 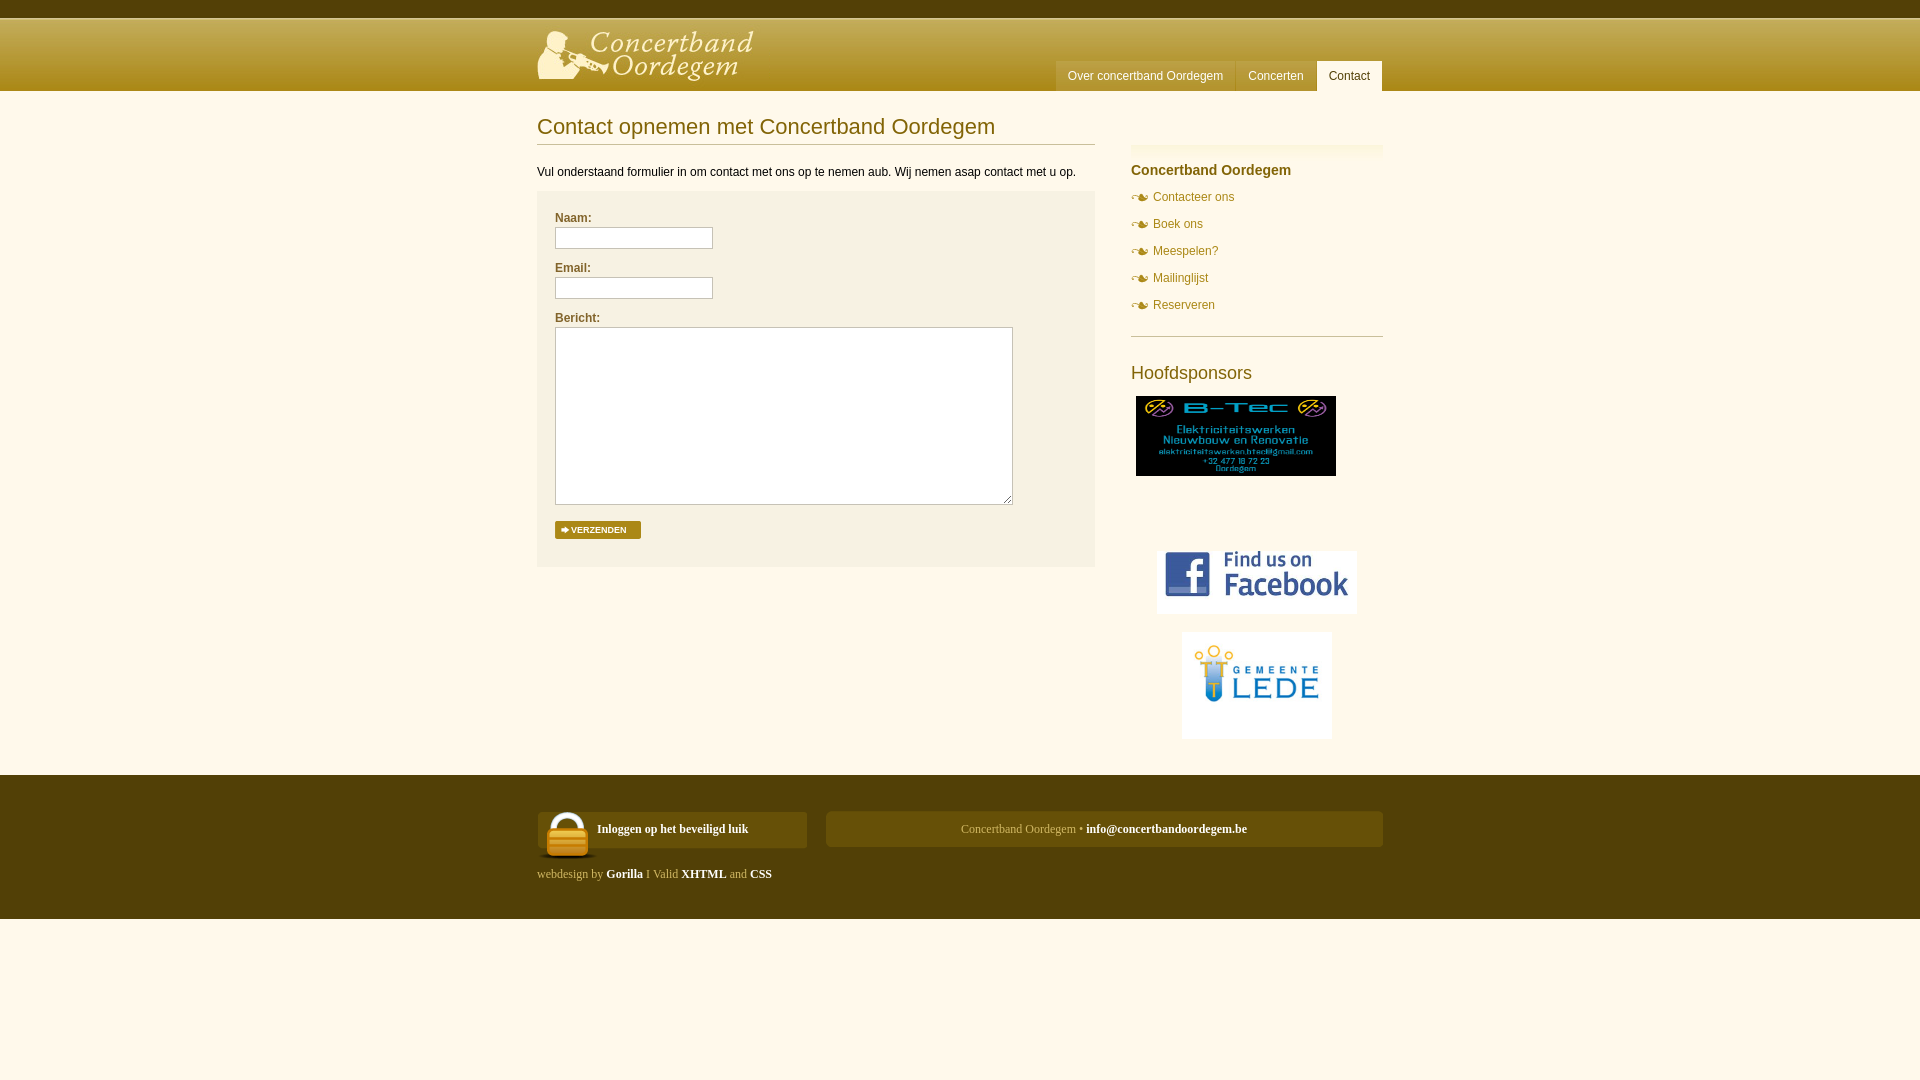 What do you see at coordinates (604, 873) in the screenshot?
I see `'Gorilla'` at bounding box center [604, 873].